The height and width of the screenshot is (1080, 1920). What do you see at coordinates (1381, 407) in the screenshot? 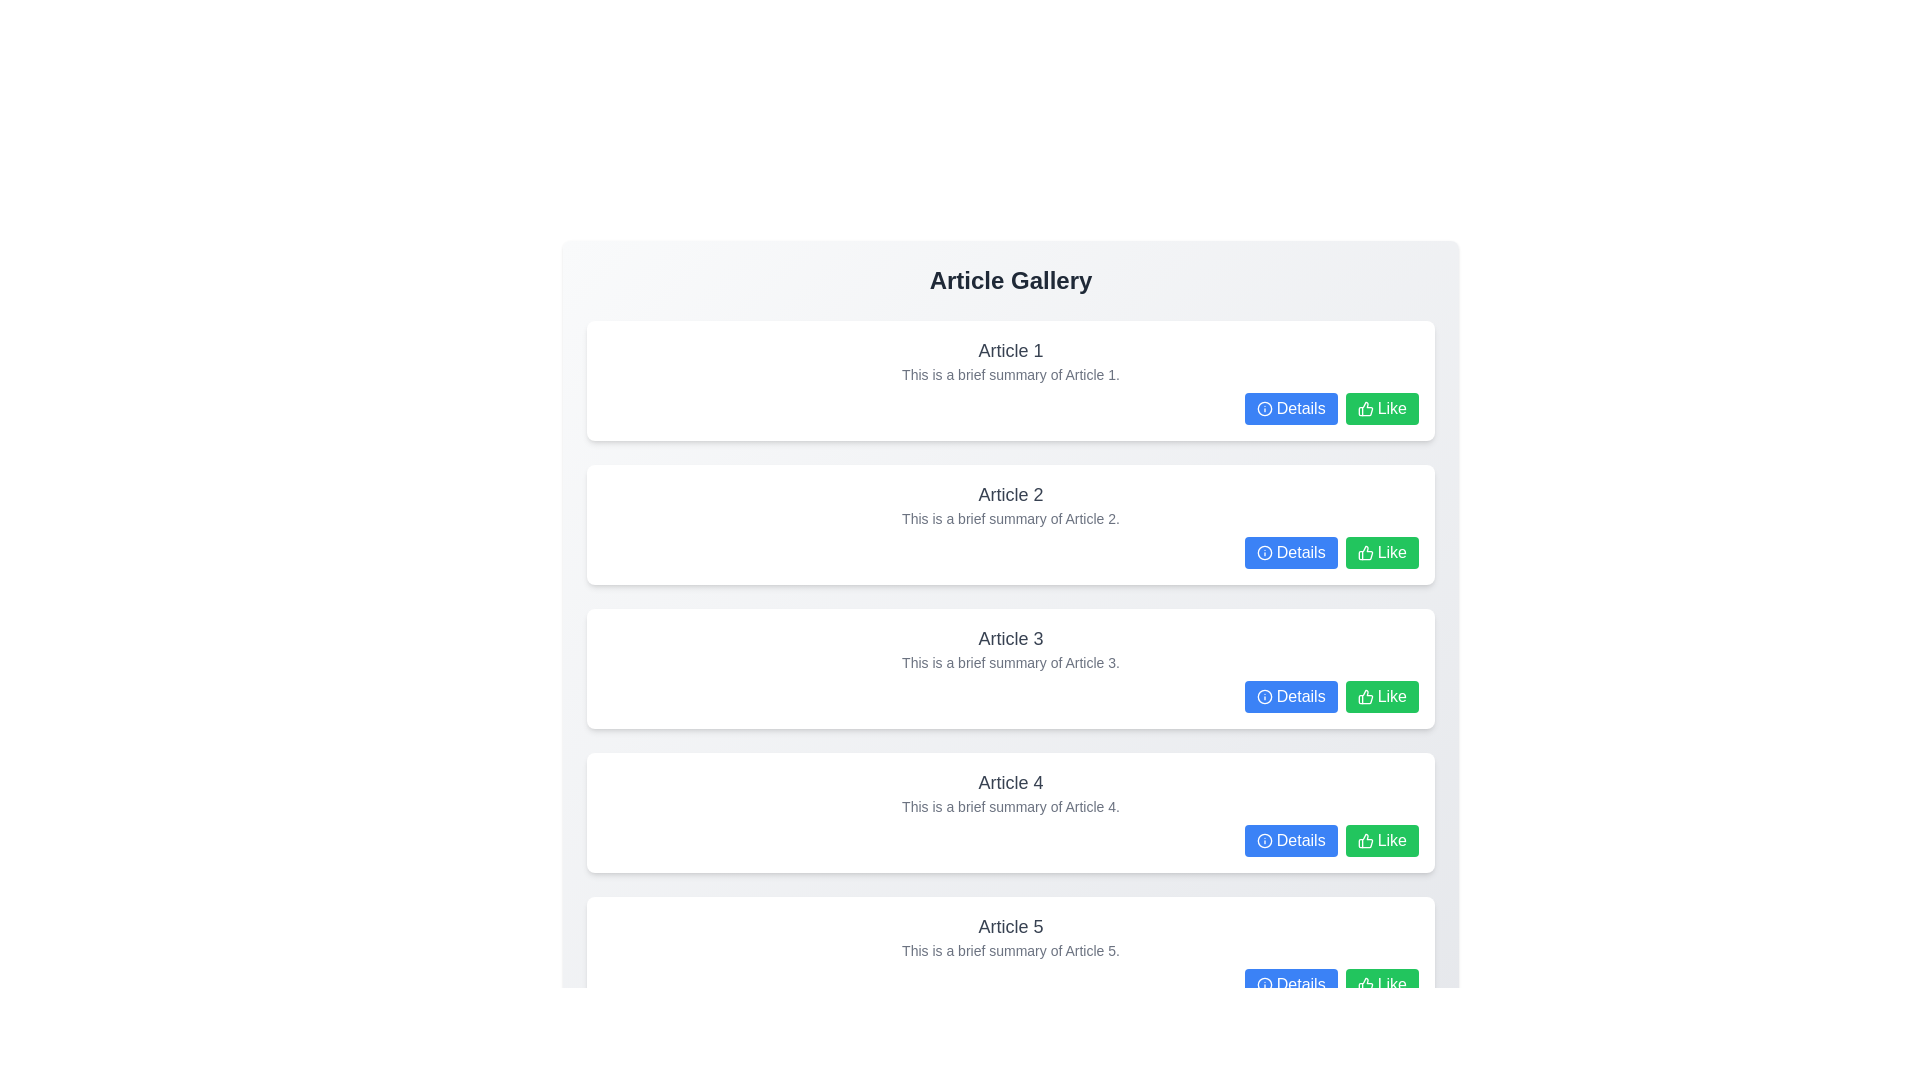
I see `the green 'Like' button featuring a 'thumbs-up' icon, located in the 'Article 1' row` at bounding box center [1381, 407].